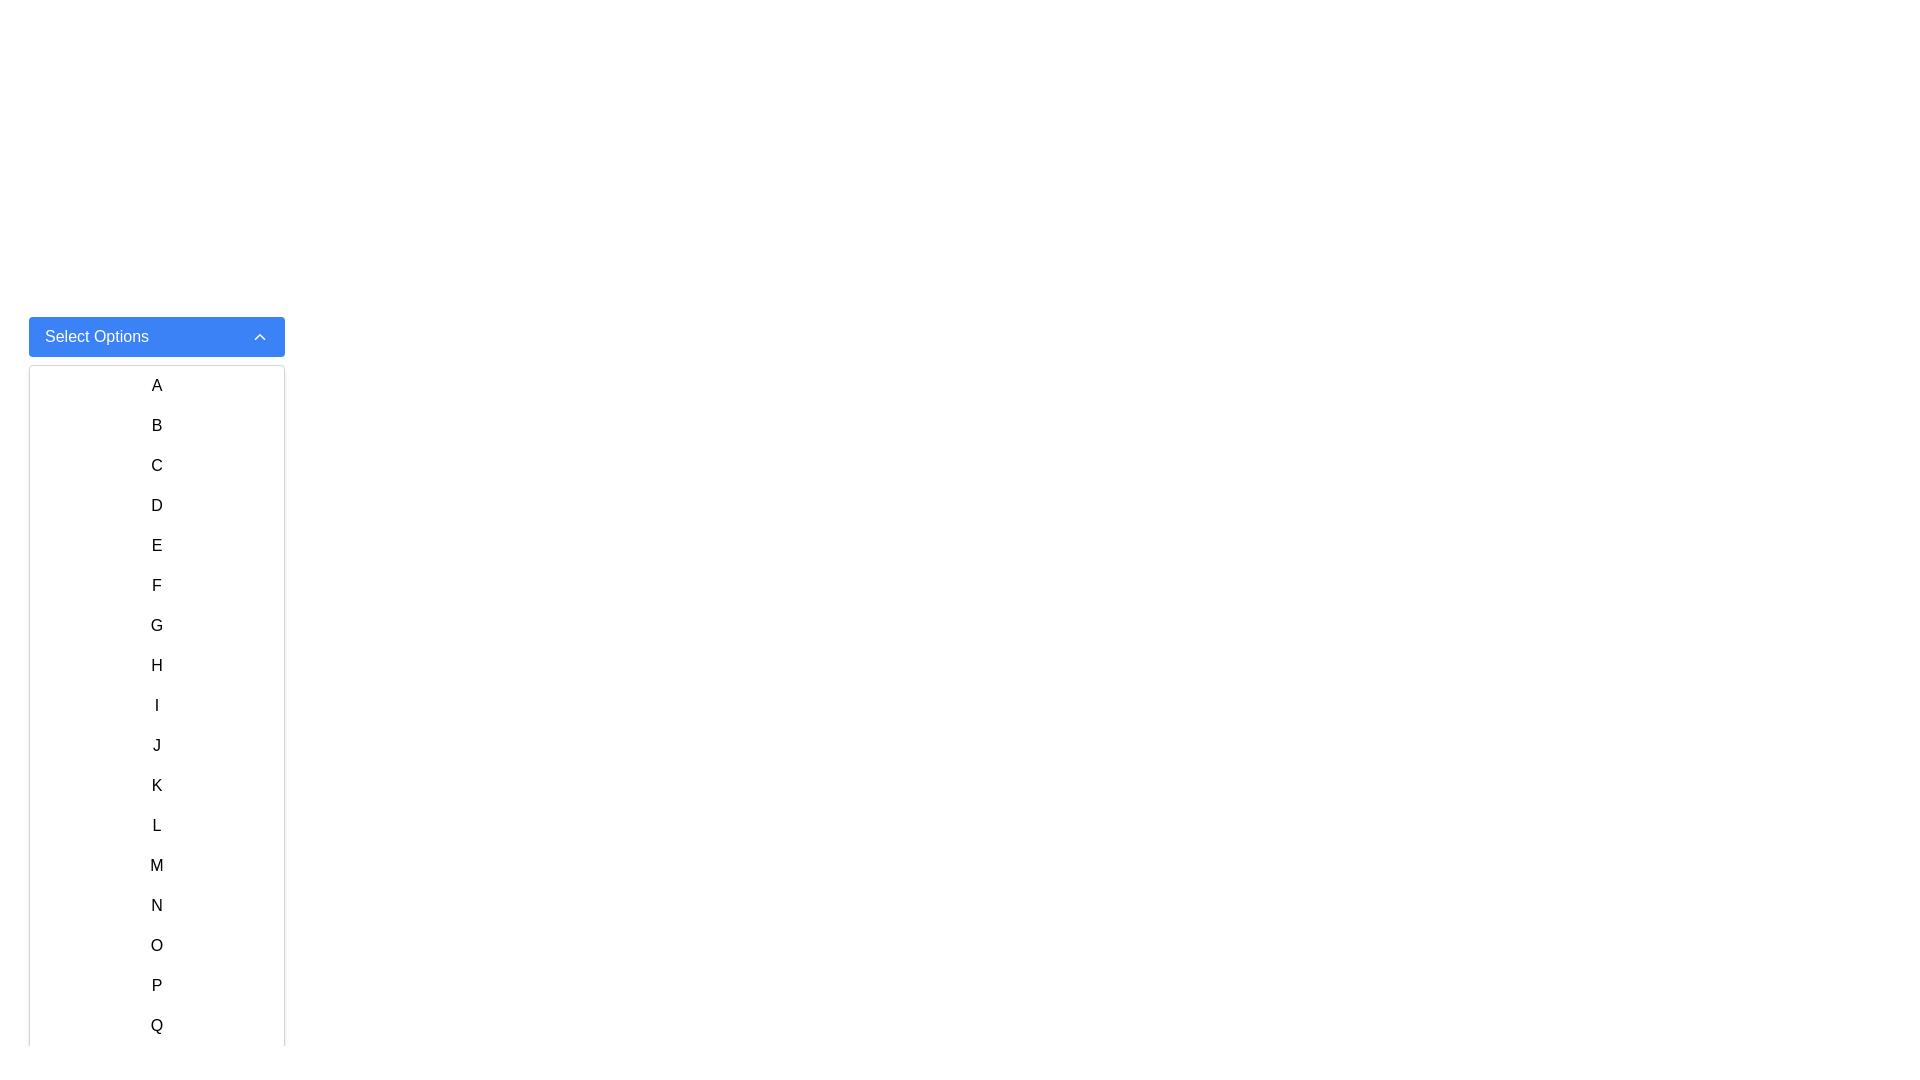 The height and width of the screenshot is (1080, 1920). Describe the element at coordinates (156, 785) in the screenshot. I see `the 'K' character in the vertical list of alphabet options` at that location.